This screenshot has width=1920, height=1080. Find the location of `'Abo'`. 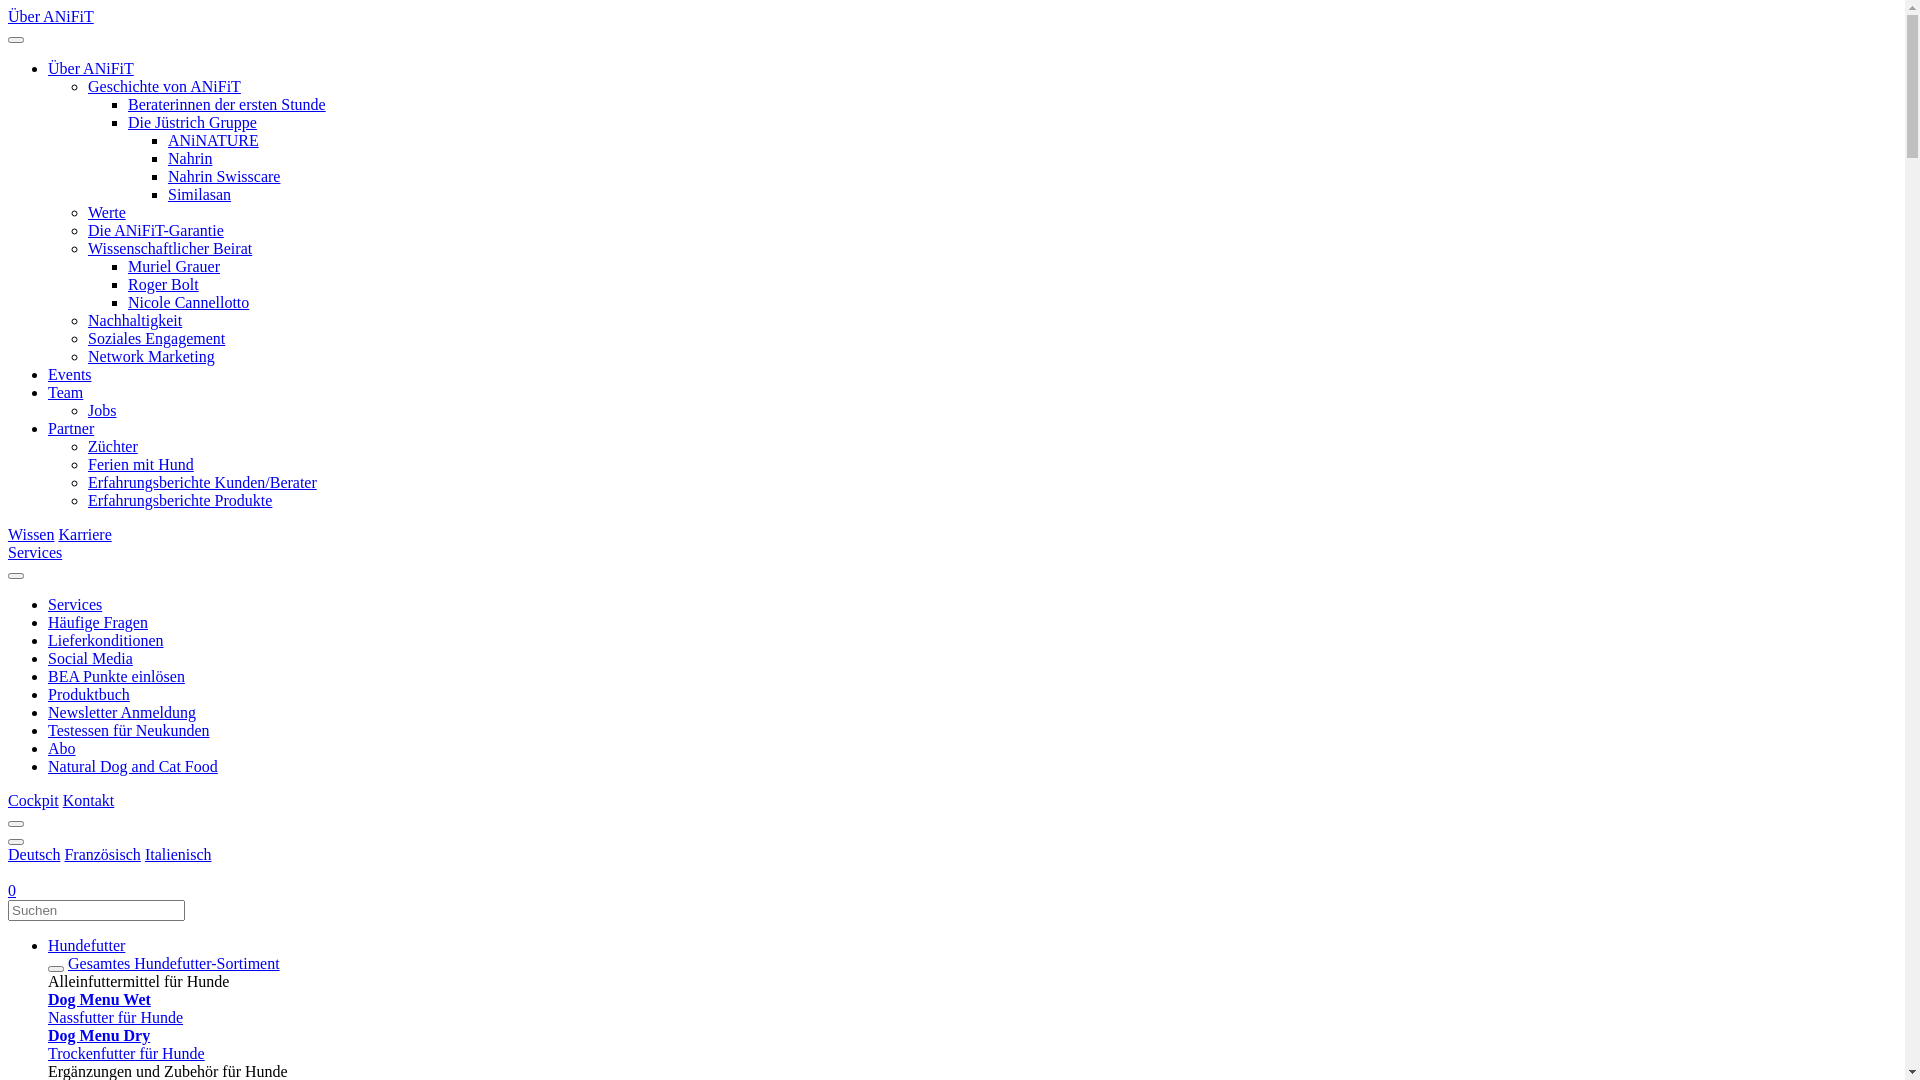

'Abo' is located at coordinates (62, 748).